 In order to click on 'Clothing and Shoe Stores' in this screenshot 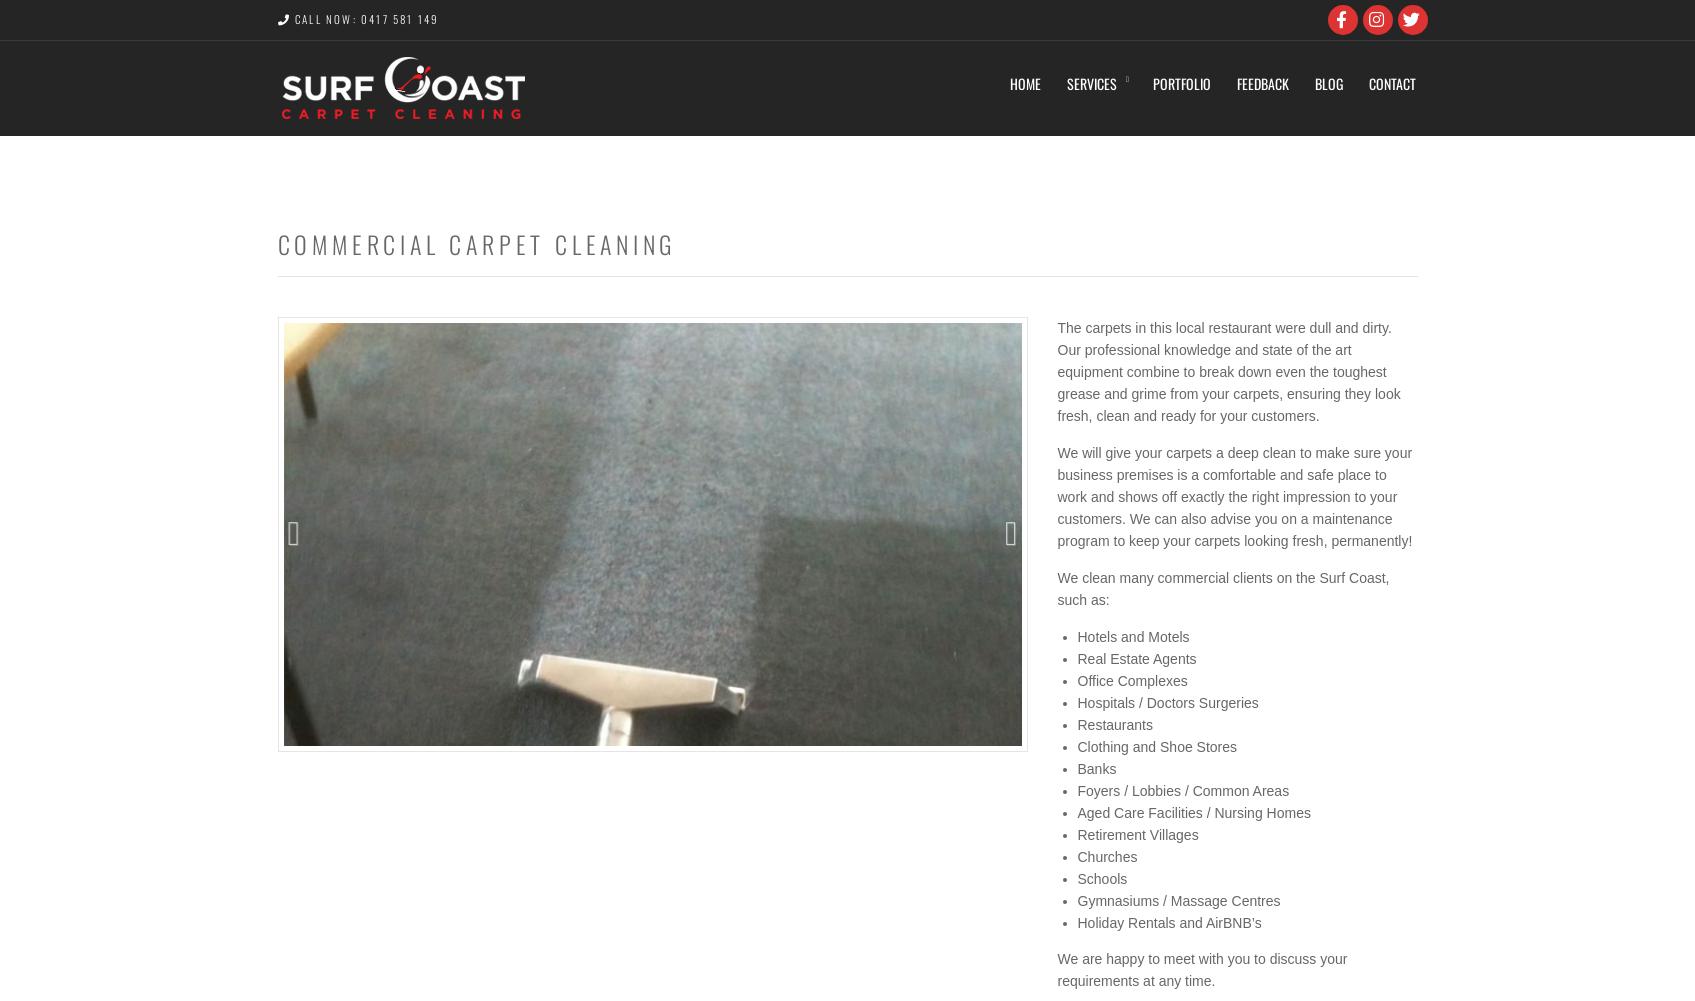, I will do `click(1077, 747)`.